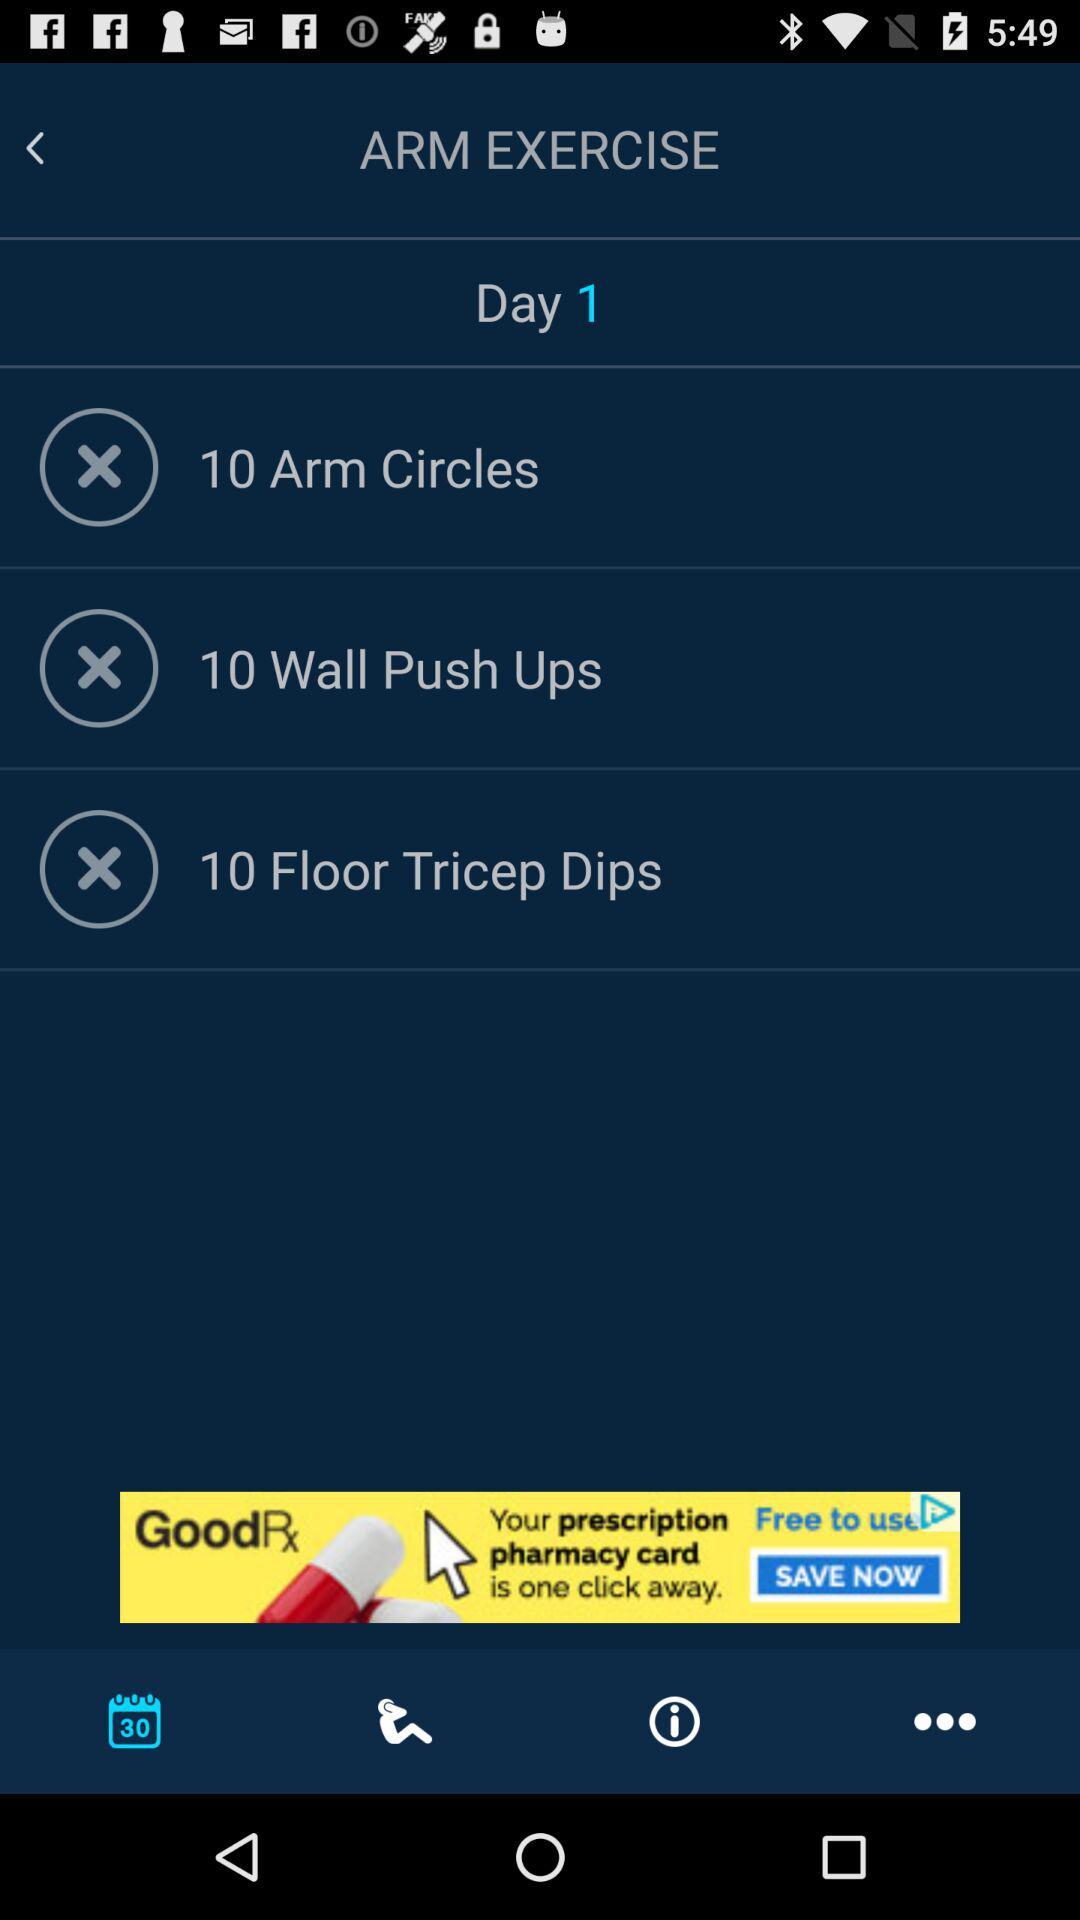 The image size is (1080, 1920). Describe the element at coordinates (58, 147) in the screenshot. I see `go back` at that location.